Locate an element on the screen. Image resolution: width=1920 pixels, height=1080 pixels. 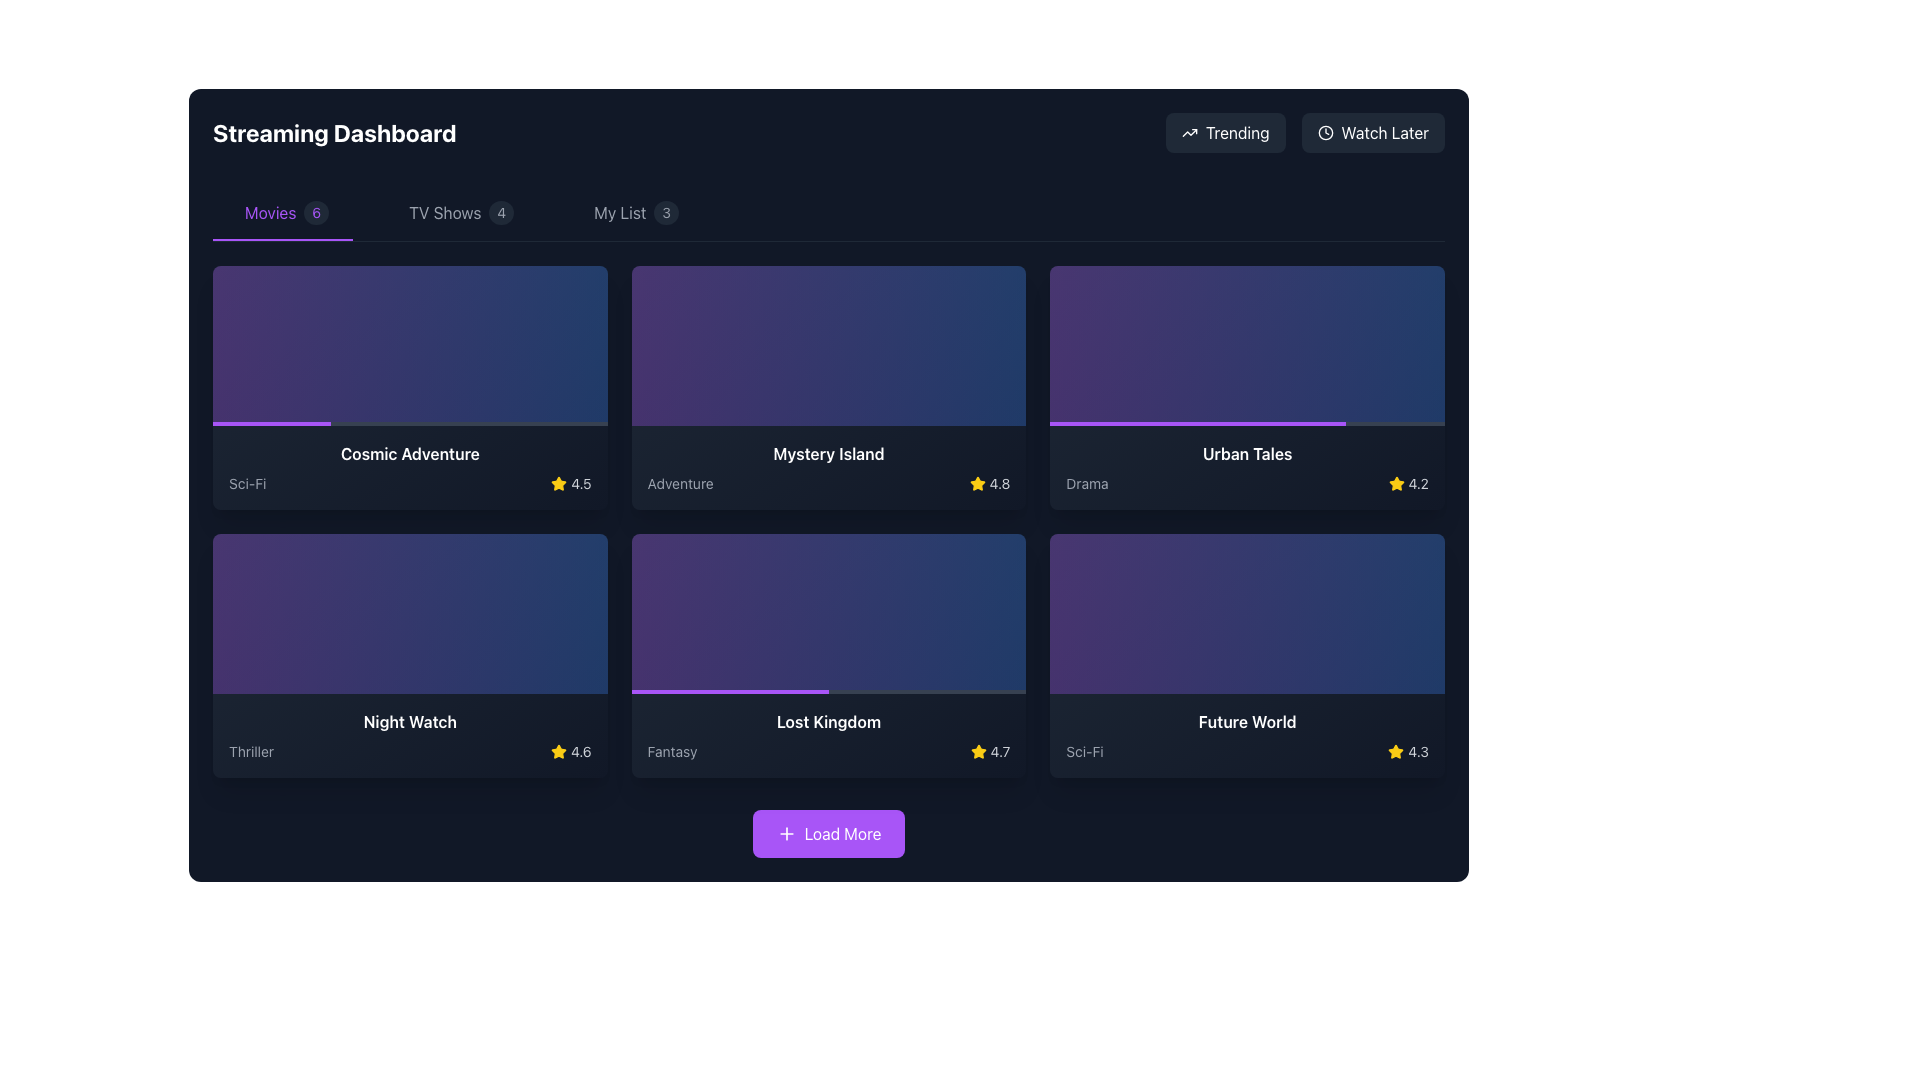
the progress bar located at the bottom of the 'Lost Kingdom' card, which visually represents the completion percentage of an activity is located at coordinates (829, 690).